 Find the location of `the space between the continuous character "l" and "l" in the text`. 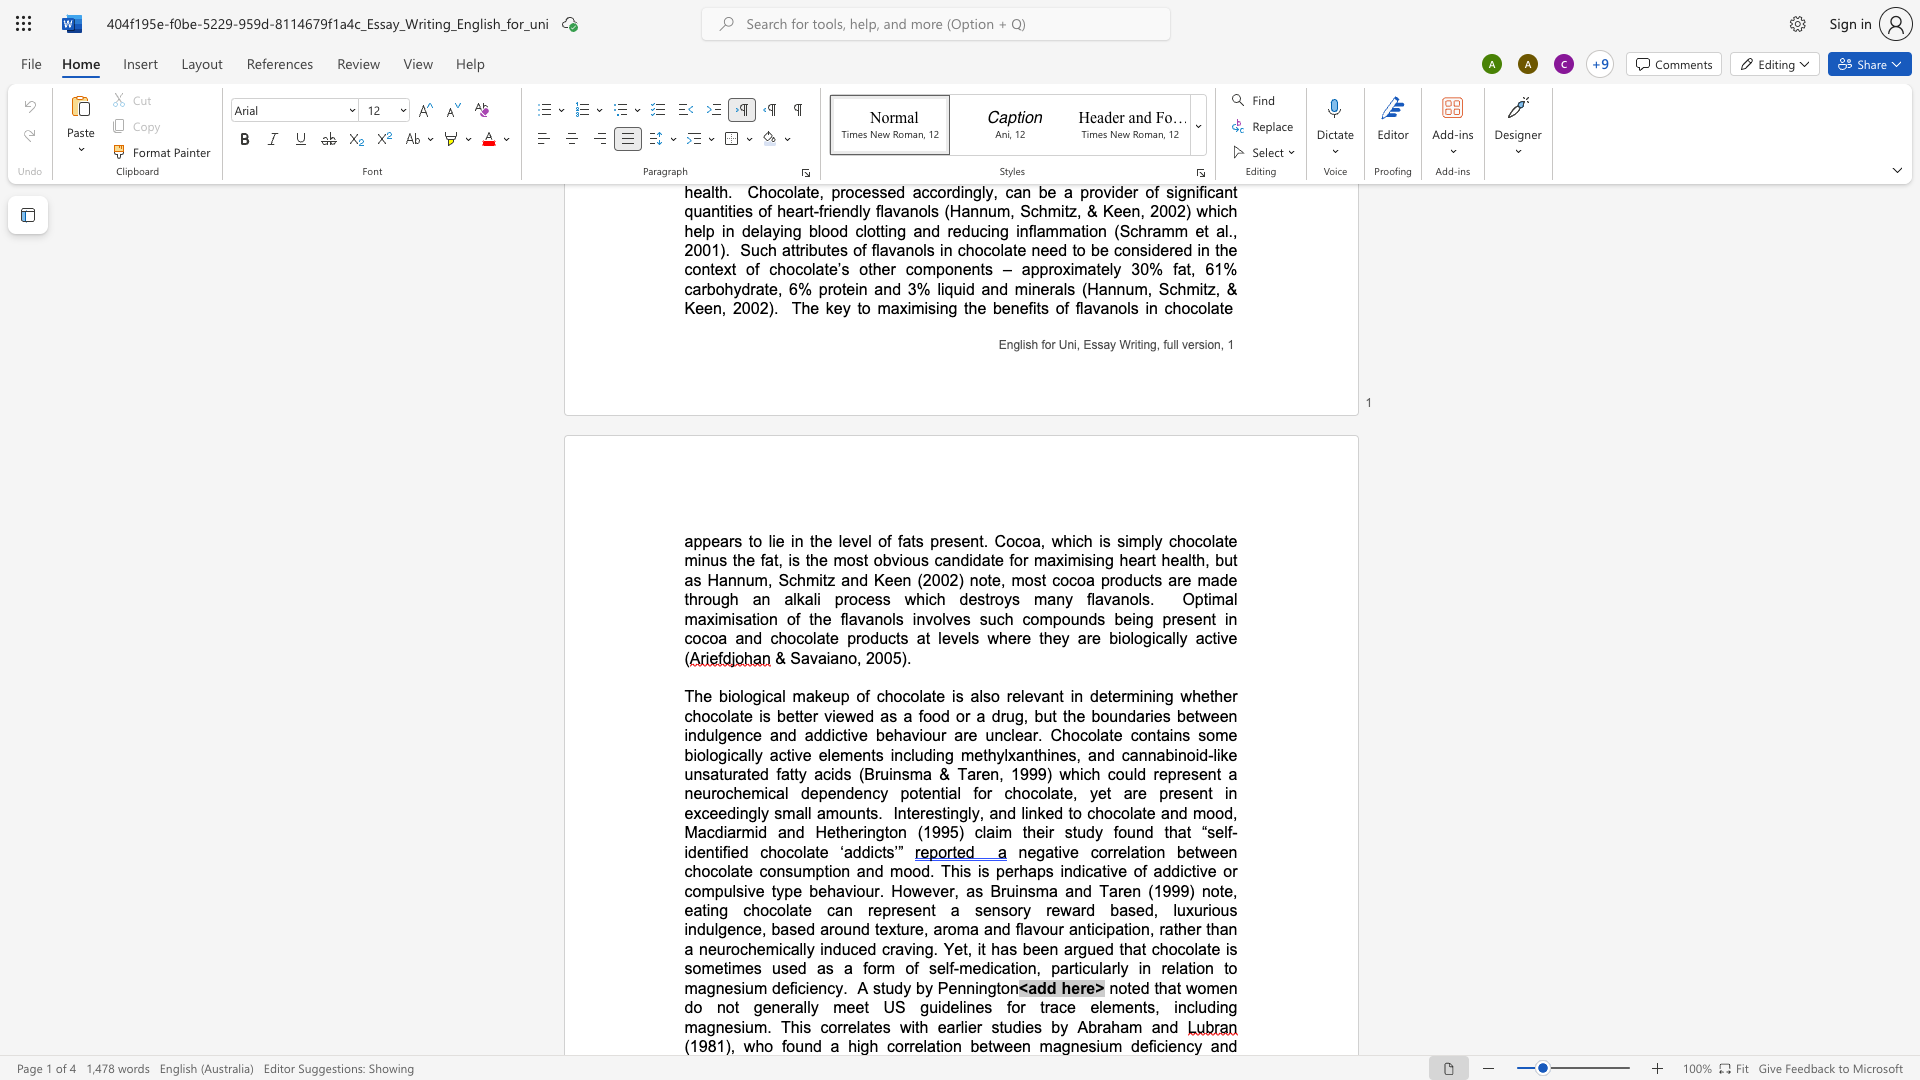

the space between the continuous character "l" and "l" in the text is located at coordinates (803, 948).